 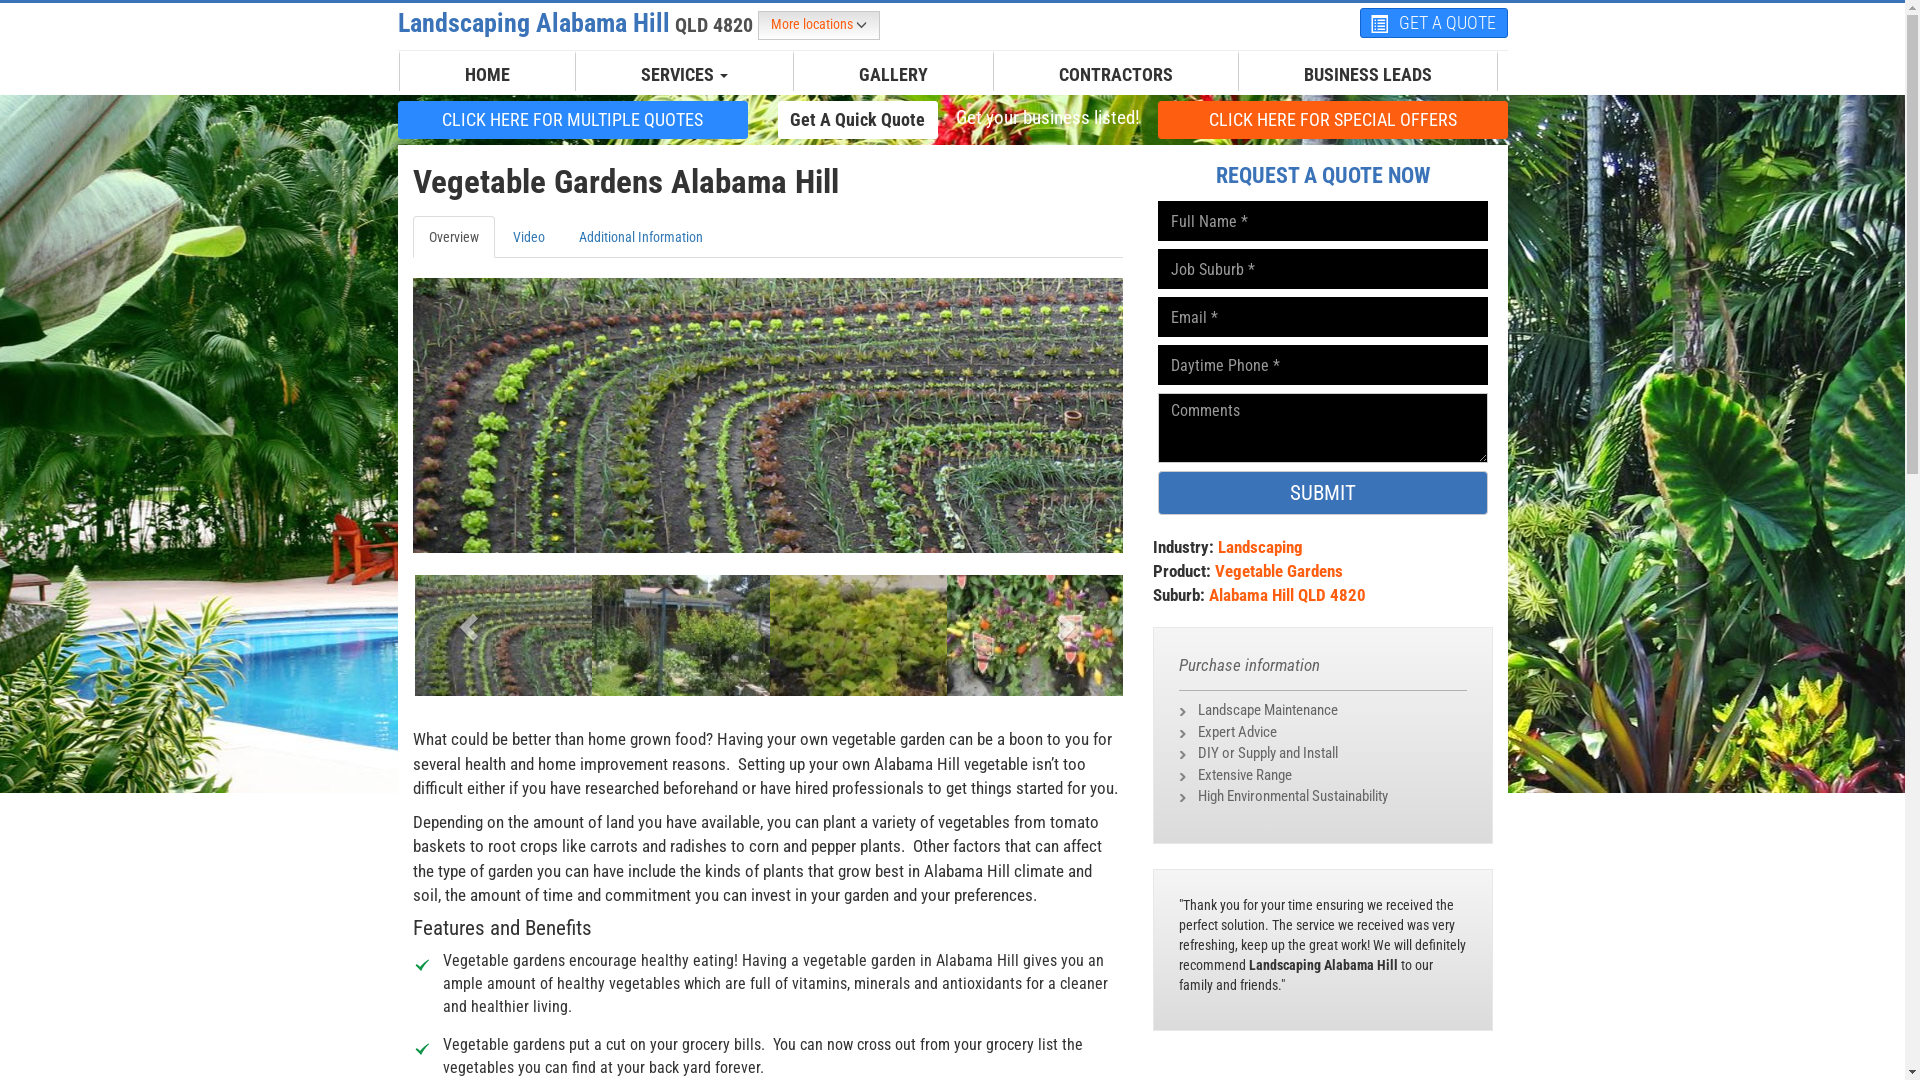 I want to click on 'Additional Information', so click(x=560, y=235).